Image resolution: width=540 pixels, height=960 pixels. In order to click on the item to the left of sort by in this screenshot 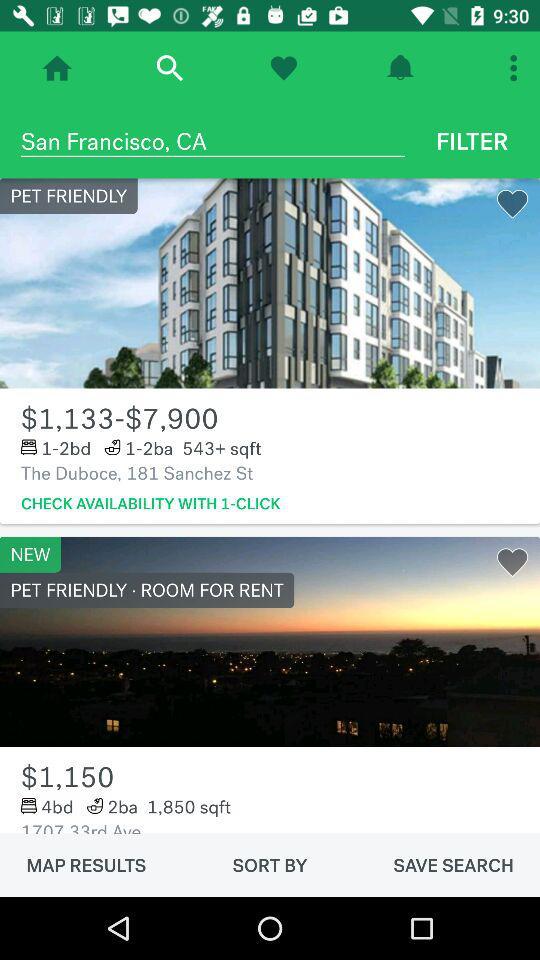, I will do `click(85, 864)`.